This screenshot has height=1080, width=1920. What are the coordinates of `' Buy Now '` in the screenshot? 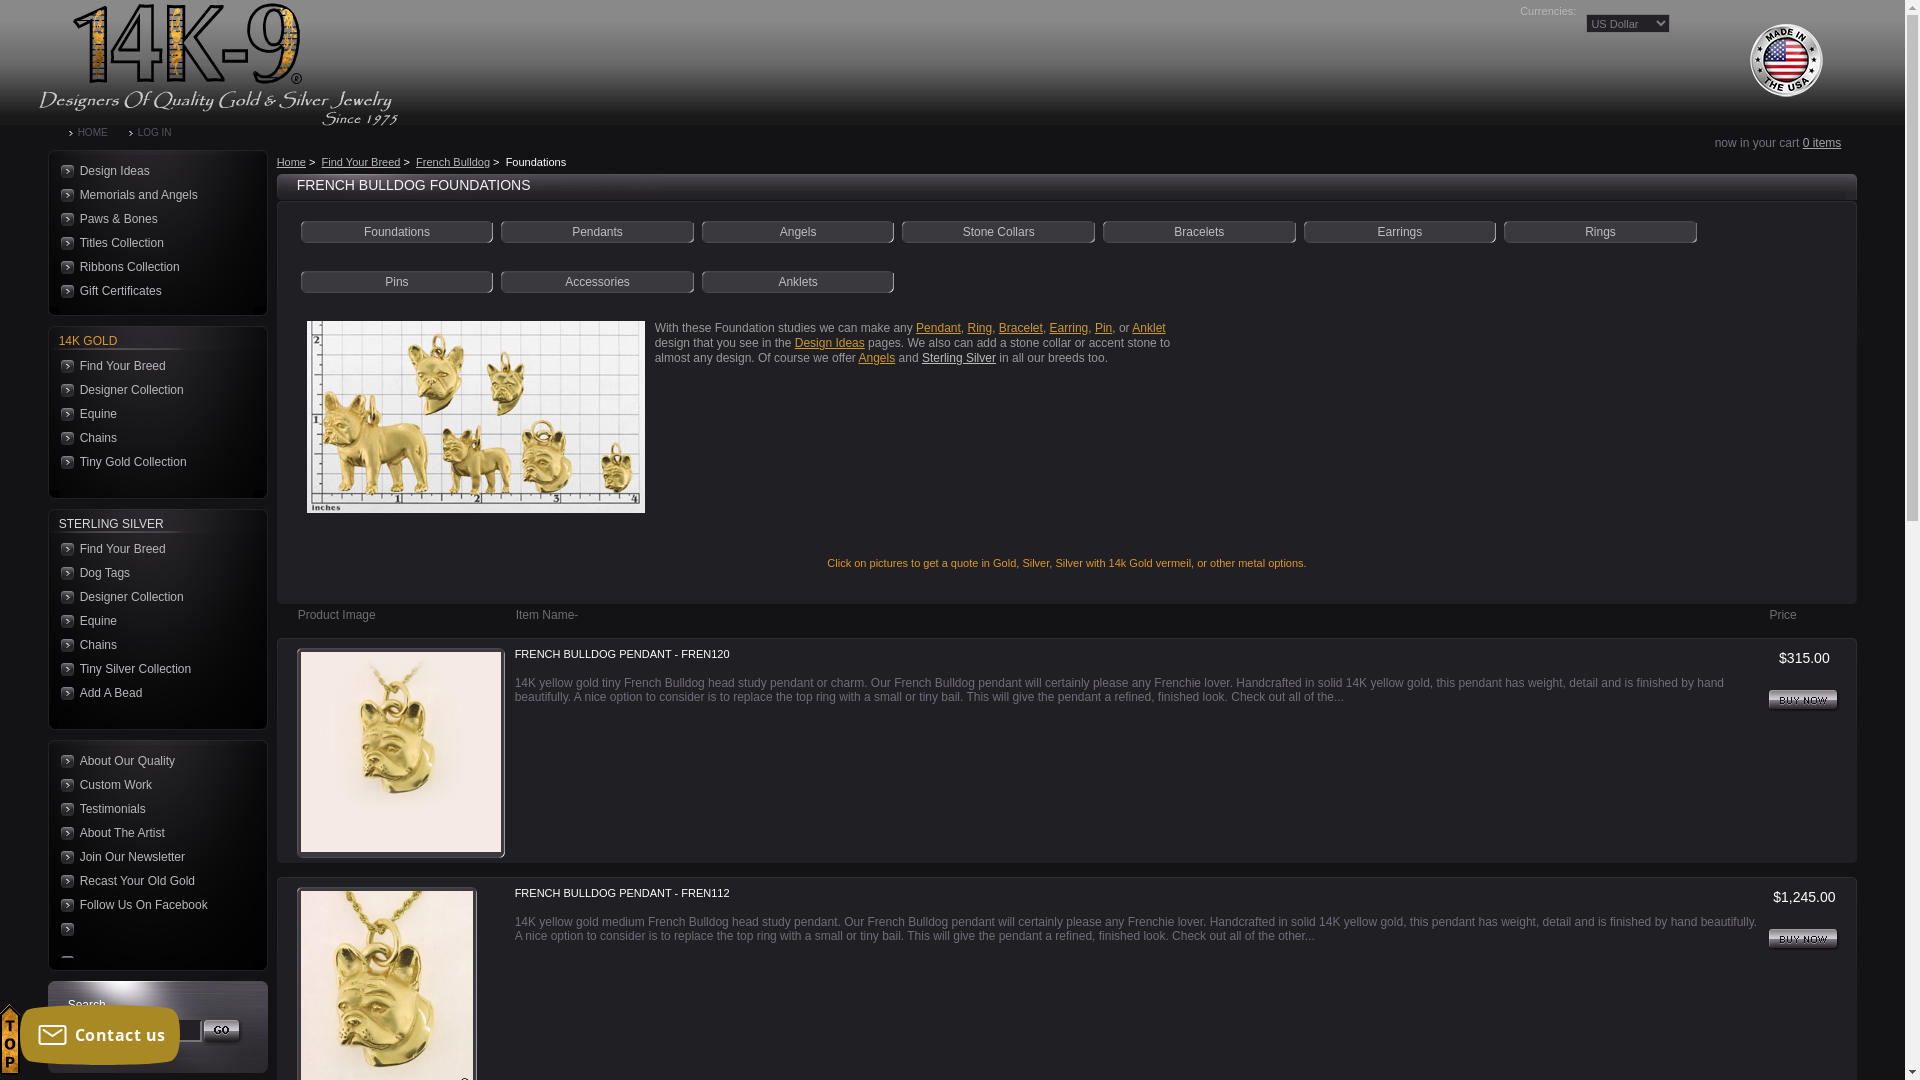 It's located at (1804, 700).